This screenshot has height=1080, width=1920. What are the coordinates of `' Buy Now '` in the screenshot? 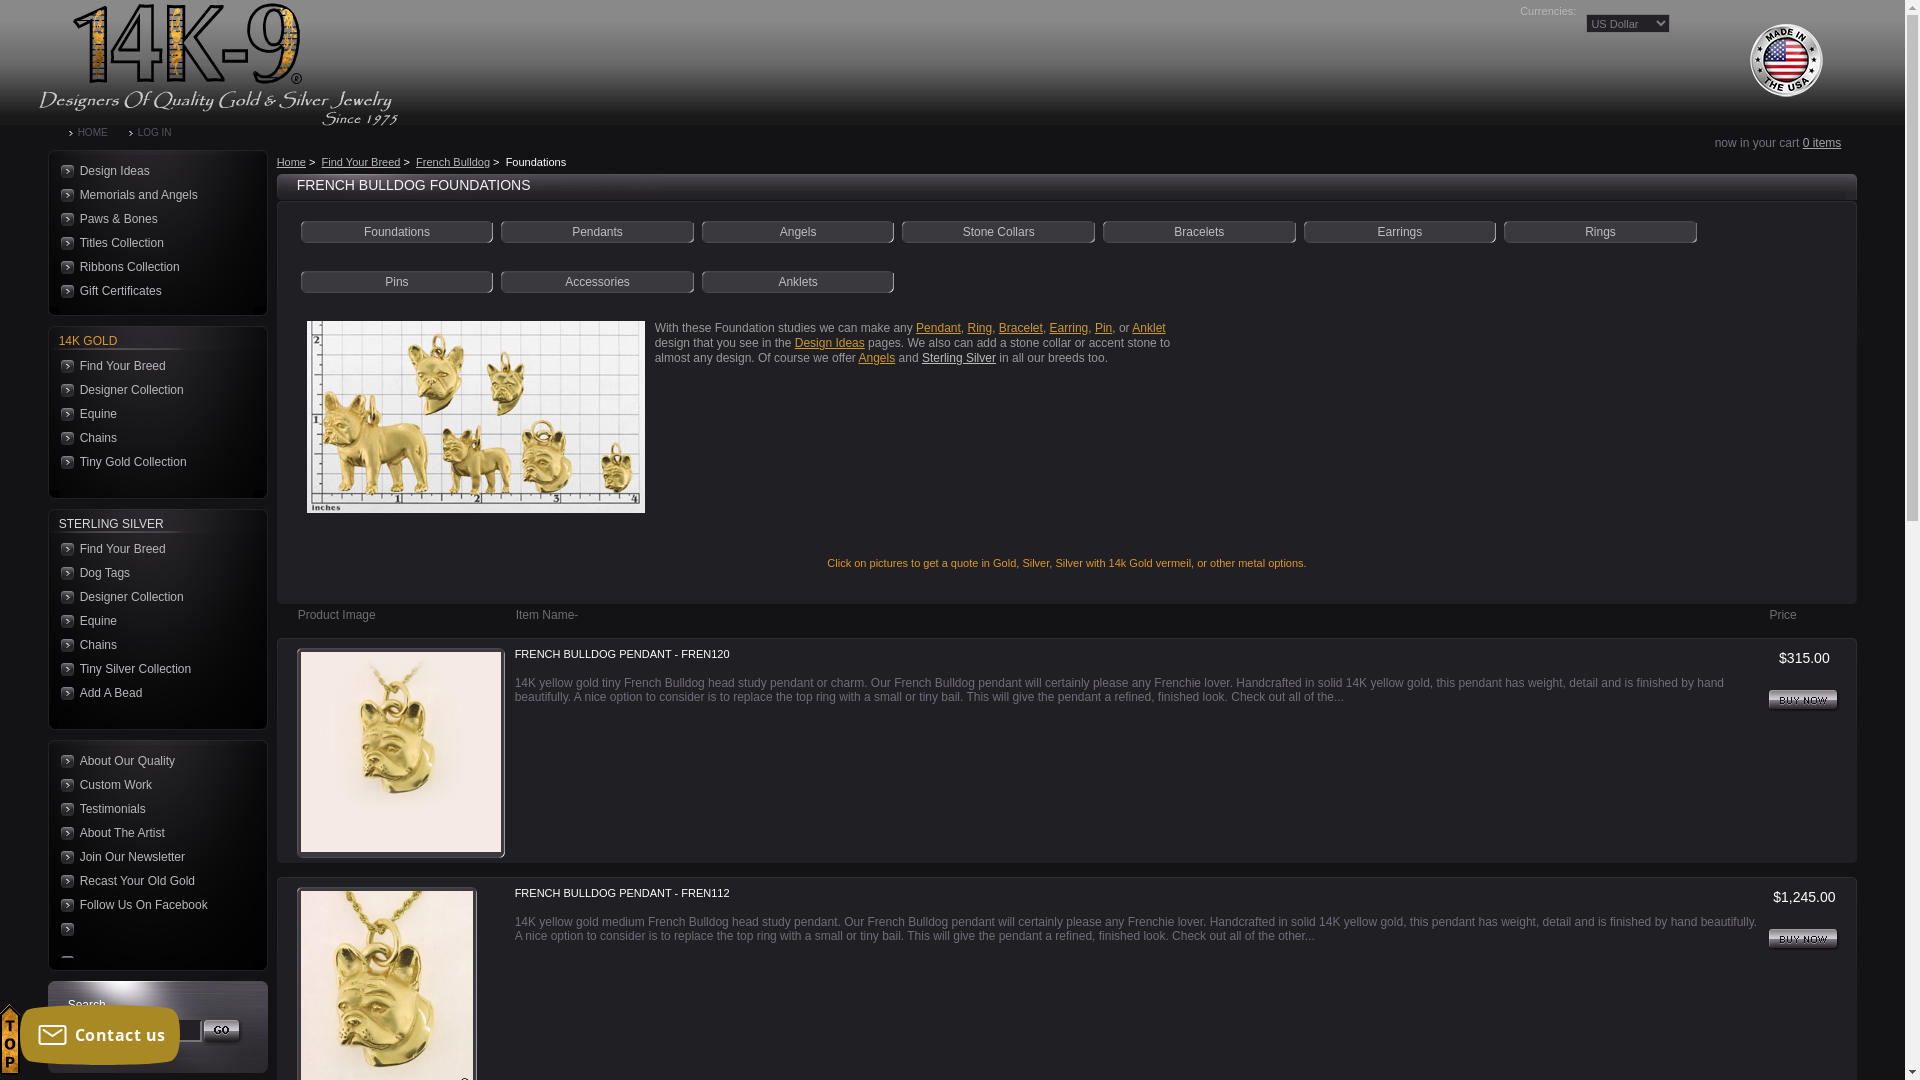 It's located at (1804, 700).